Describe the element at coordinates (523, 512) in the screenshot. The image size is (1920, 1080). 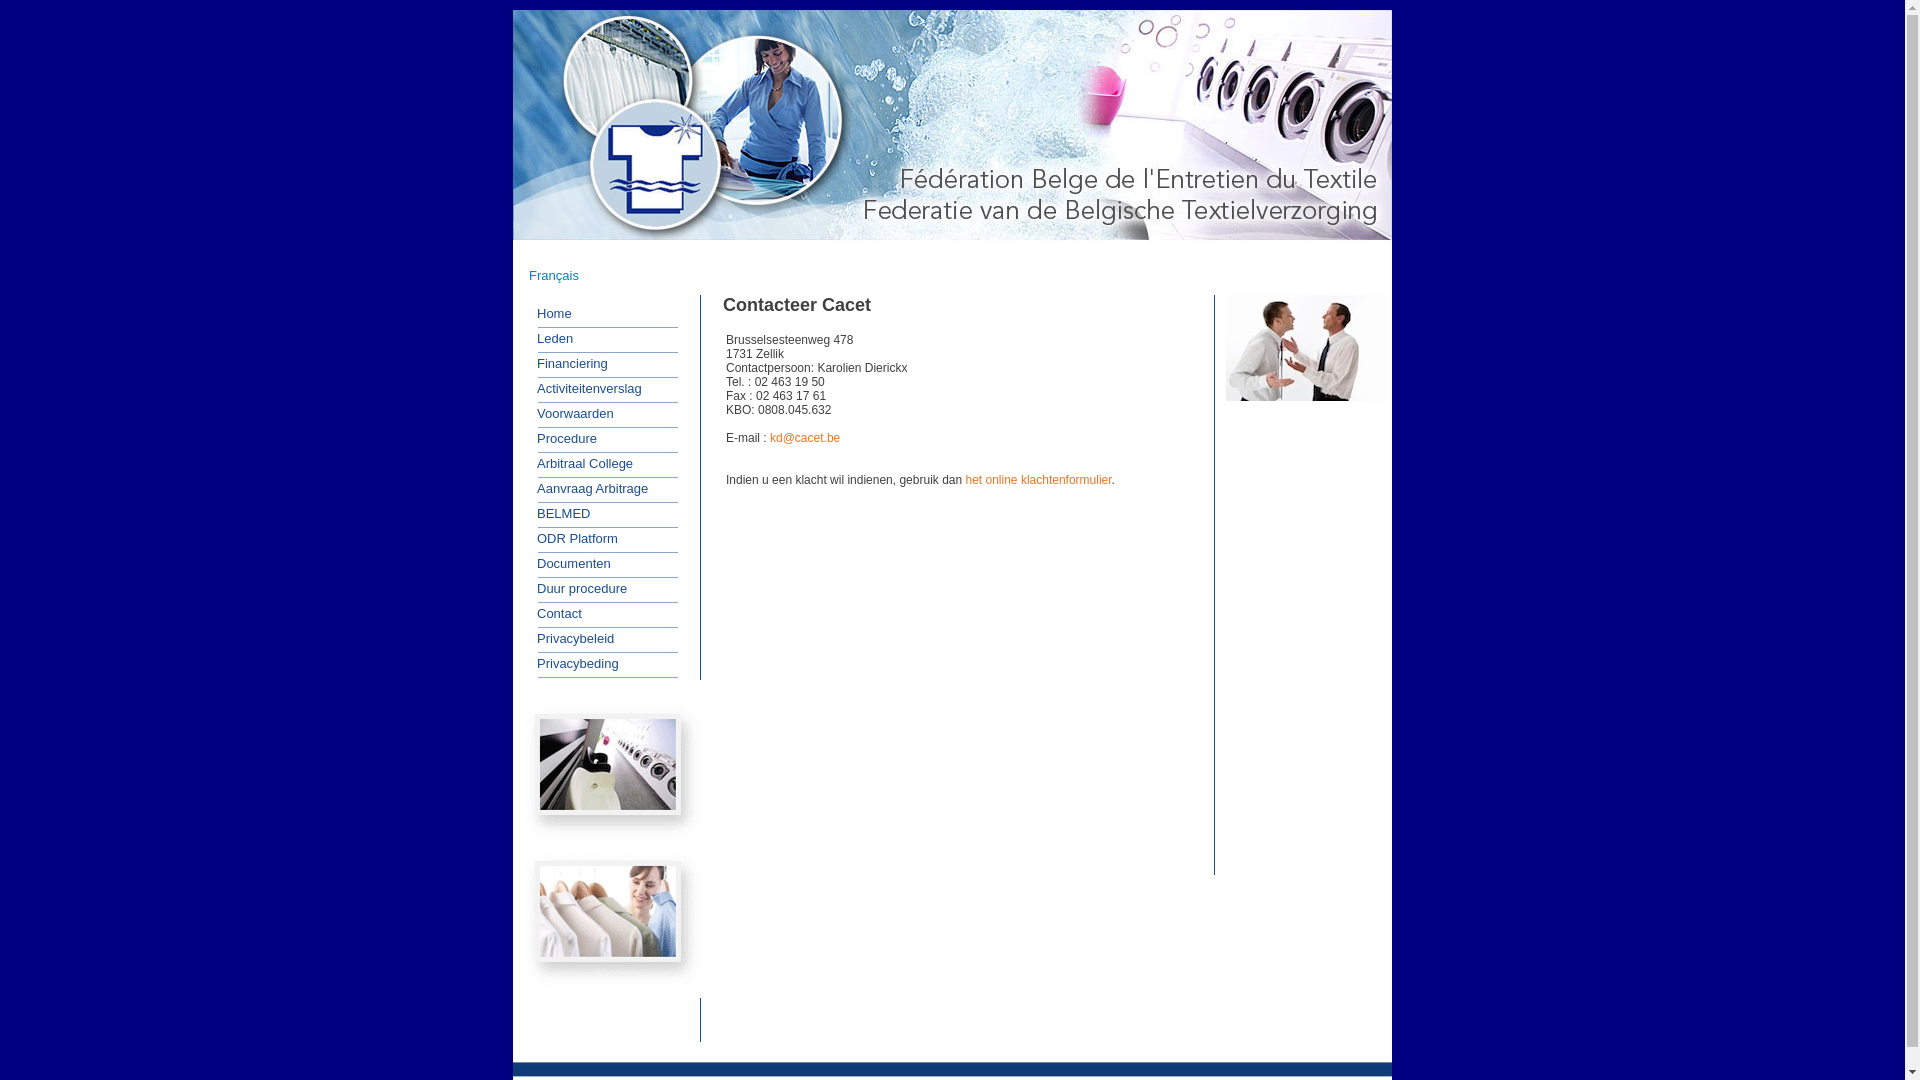
I see `'BELMED'` at that location.